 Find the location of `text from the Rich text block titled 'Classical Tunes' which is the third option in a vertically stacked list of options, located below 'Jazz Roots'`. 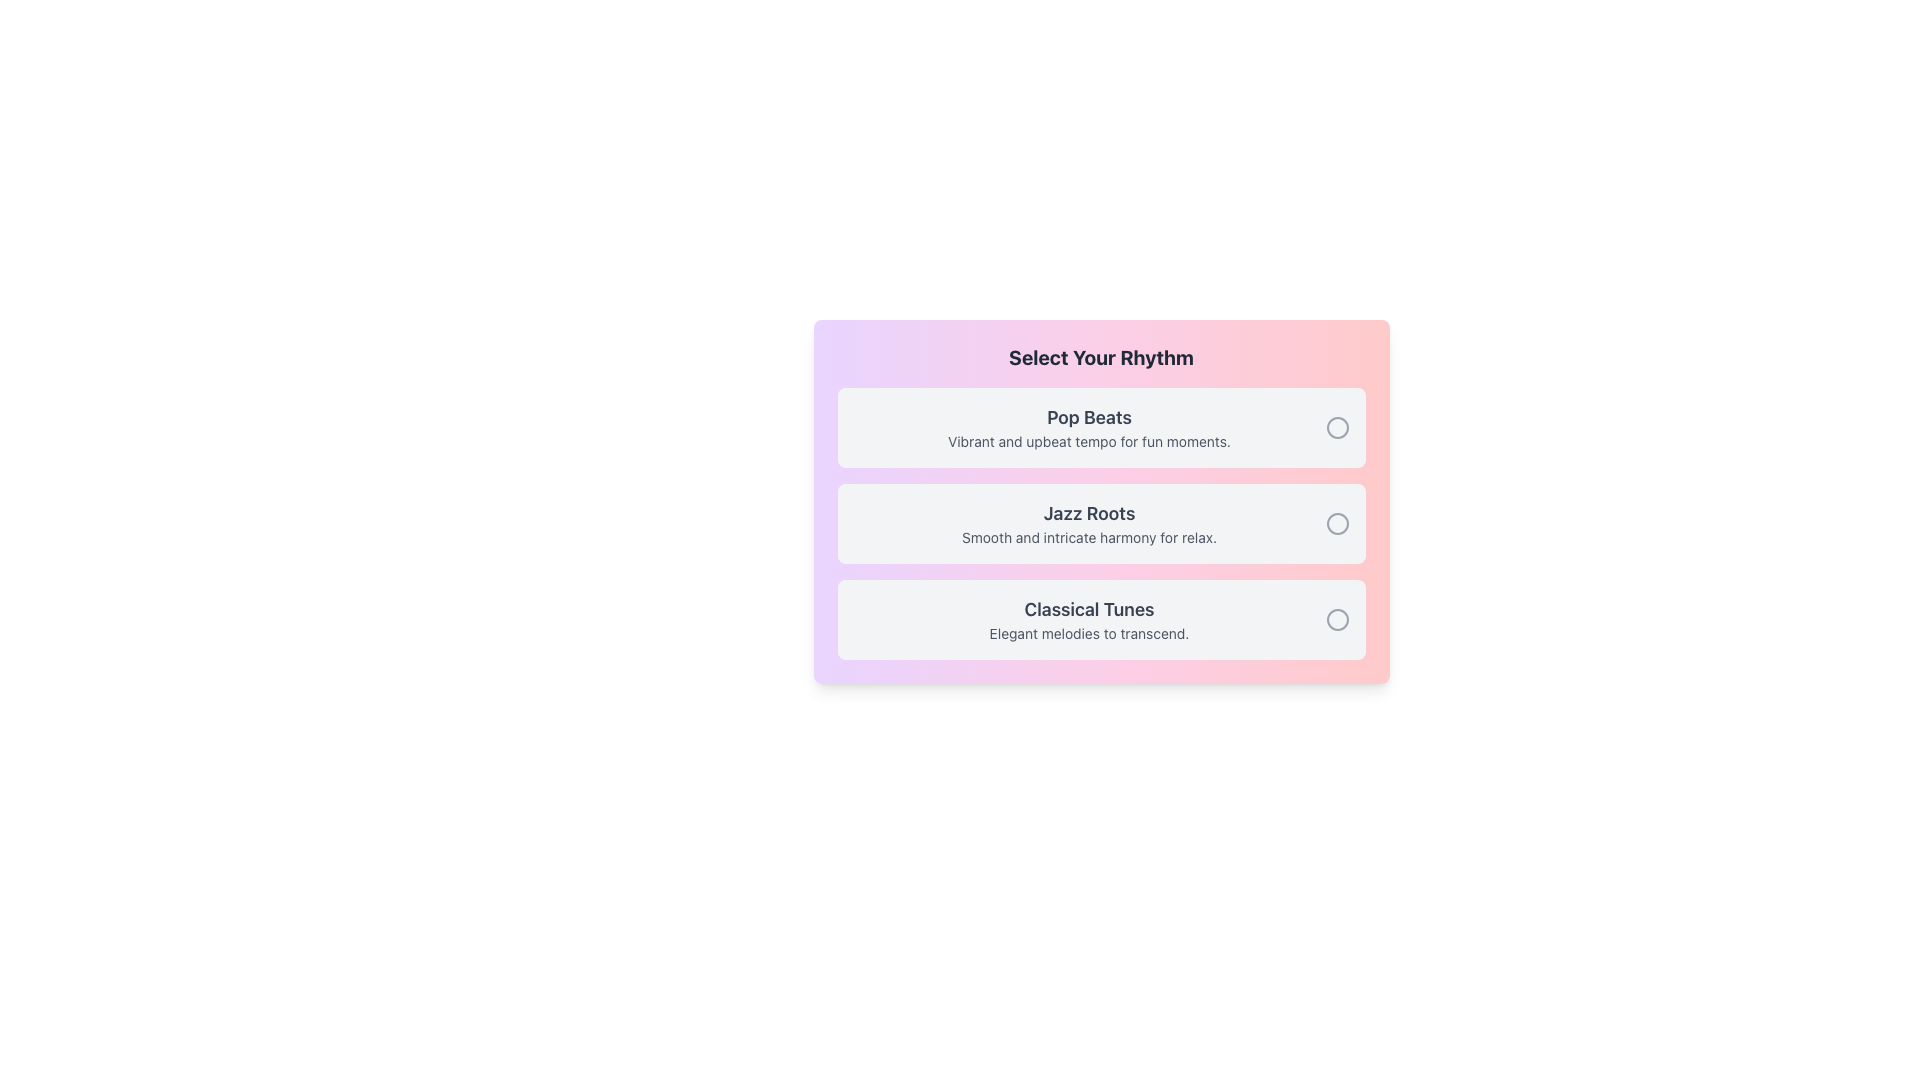

text from the Rich text block titled 'Classical Tunes' which is the third option in a vertically stacked list of options, located below 'Jazz Roots' is located at coordinates (1088, 619).